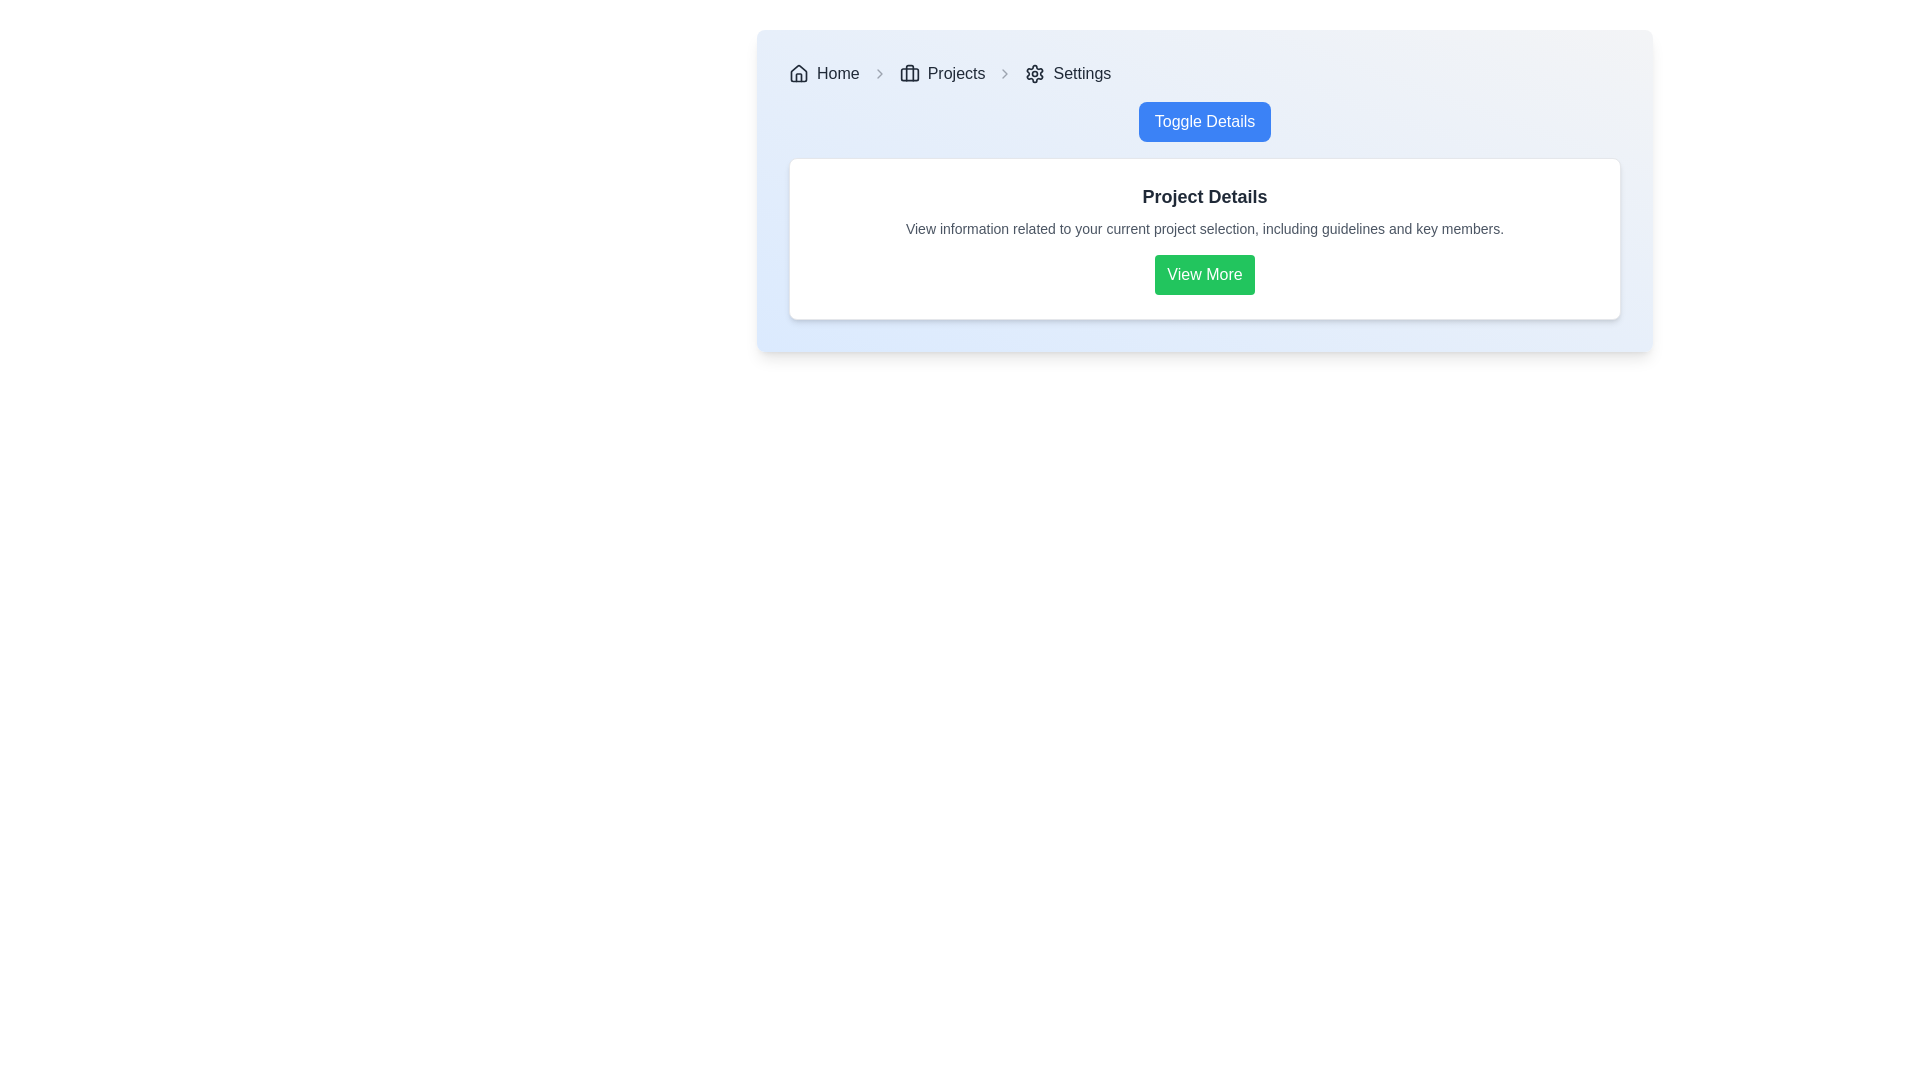 This screenshot has height=1080, width=1920. Describe the element at coordinates (941, 72) in the screenshot. I see `the Navigation link with icon and text located in the horizontal navigation bar, positioned between 'Home' and 'Settings', for keyboard navigation` at that location.